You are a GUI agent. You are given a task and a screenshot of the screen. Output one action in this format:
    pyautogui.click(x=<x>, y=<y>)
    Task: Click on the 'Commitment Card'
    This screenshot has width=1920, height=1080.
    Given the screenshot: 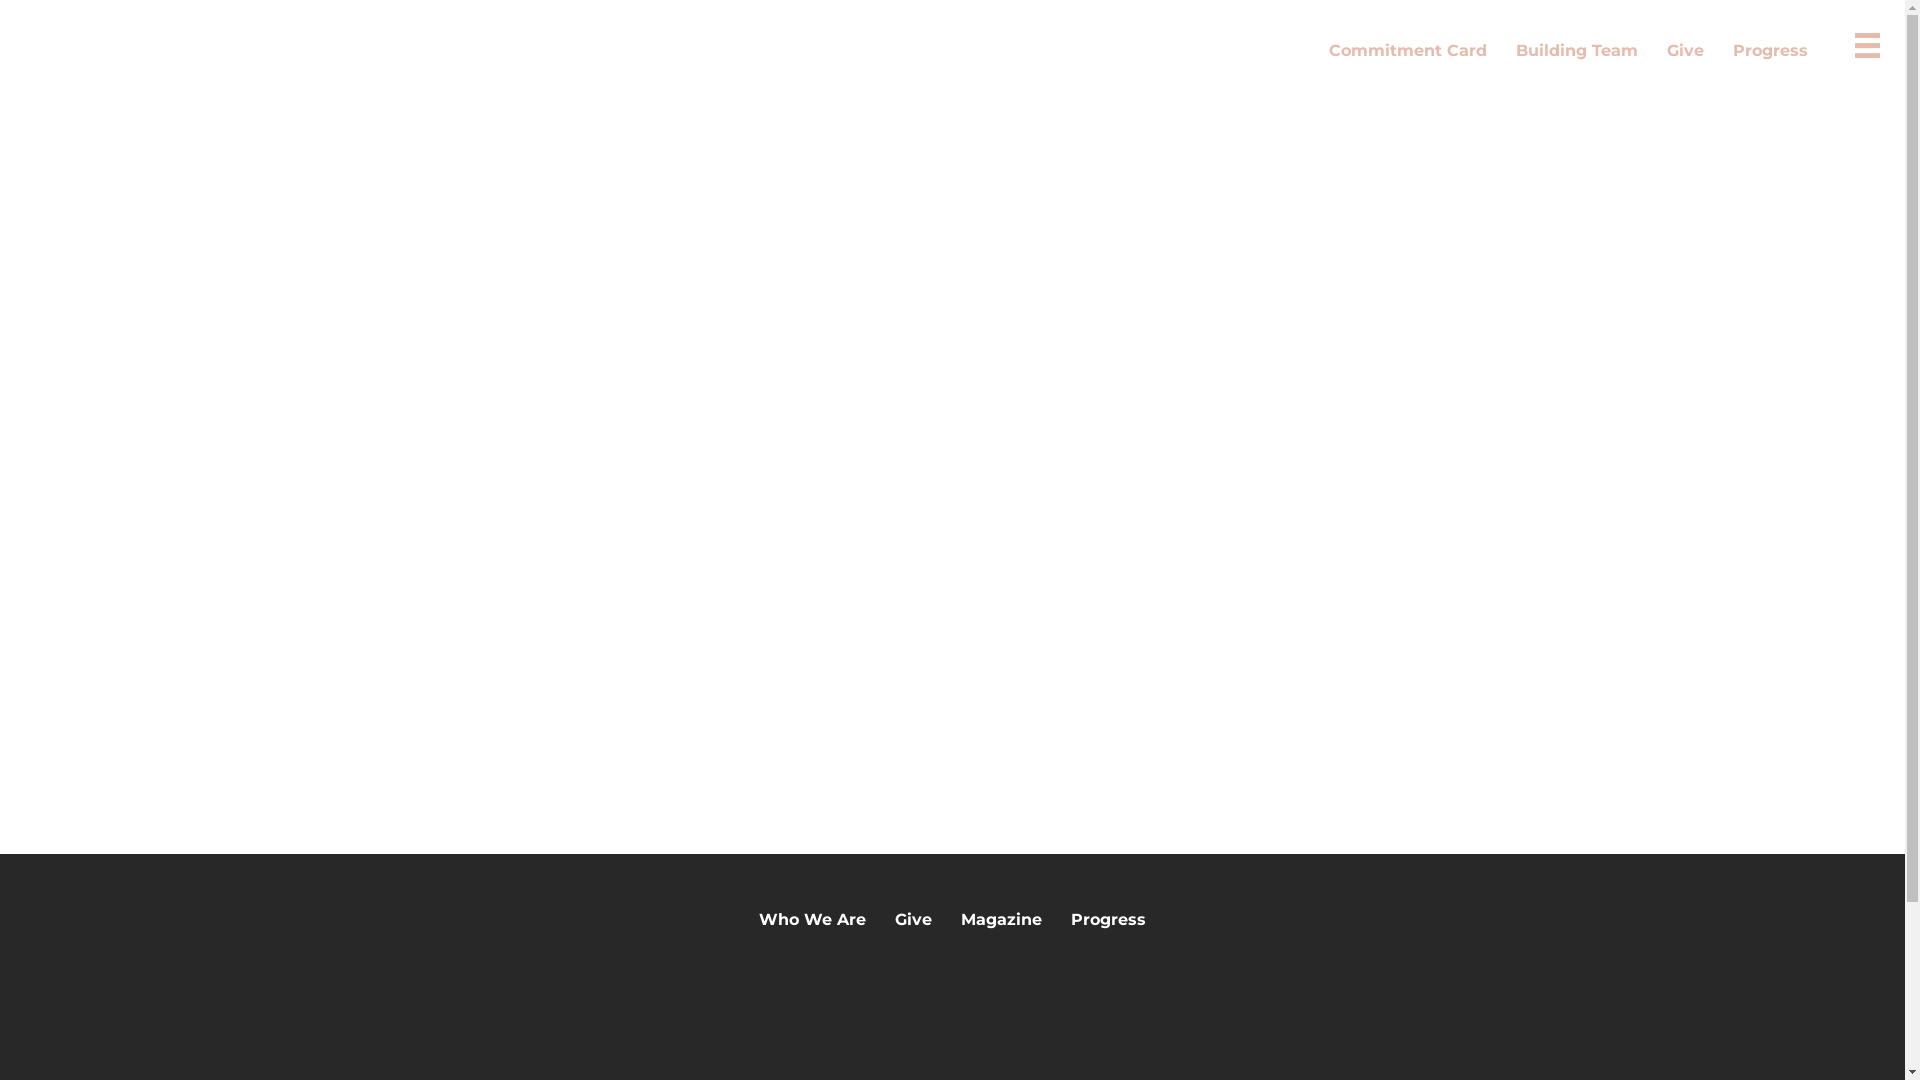 What is the action you would take?
    pyautogui.click(x=1406, y=49)
    